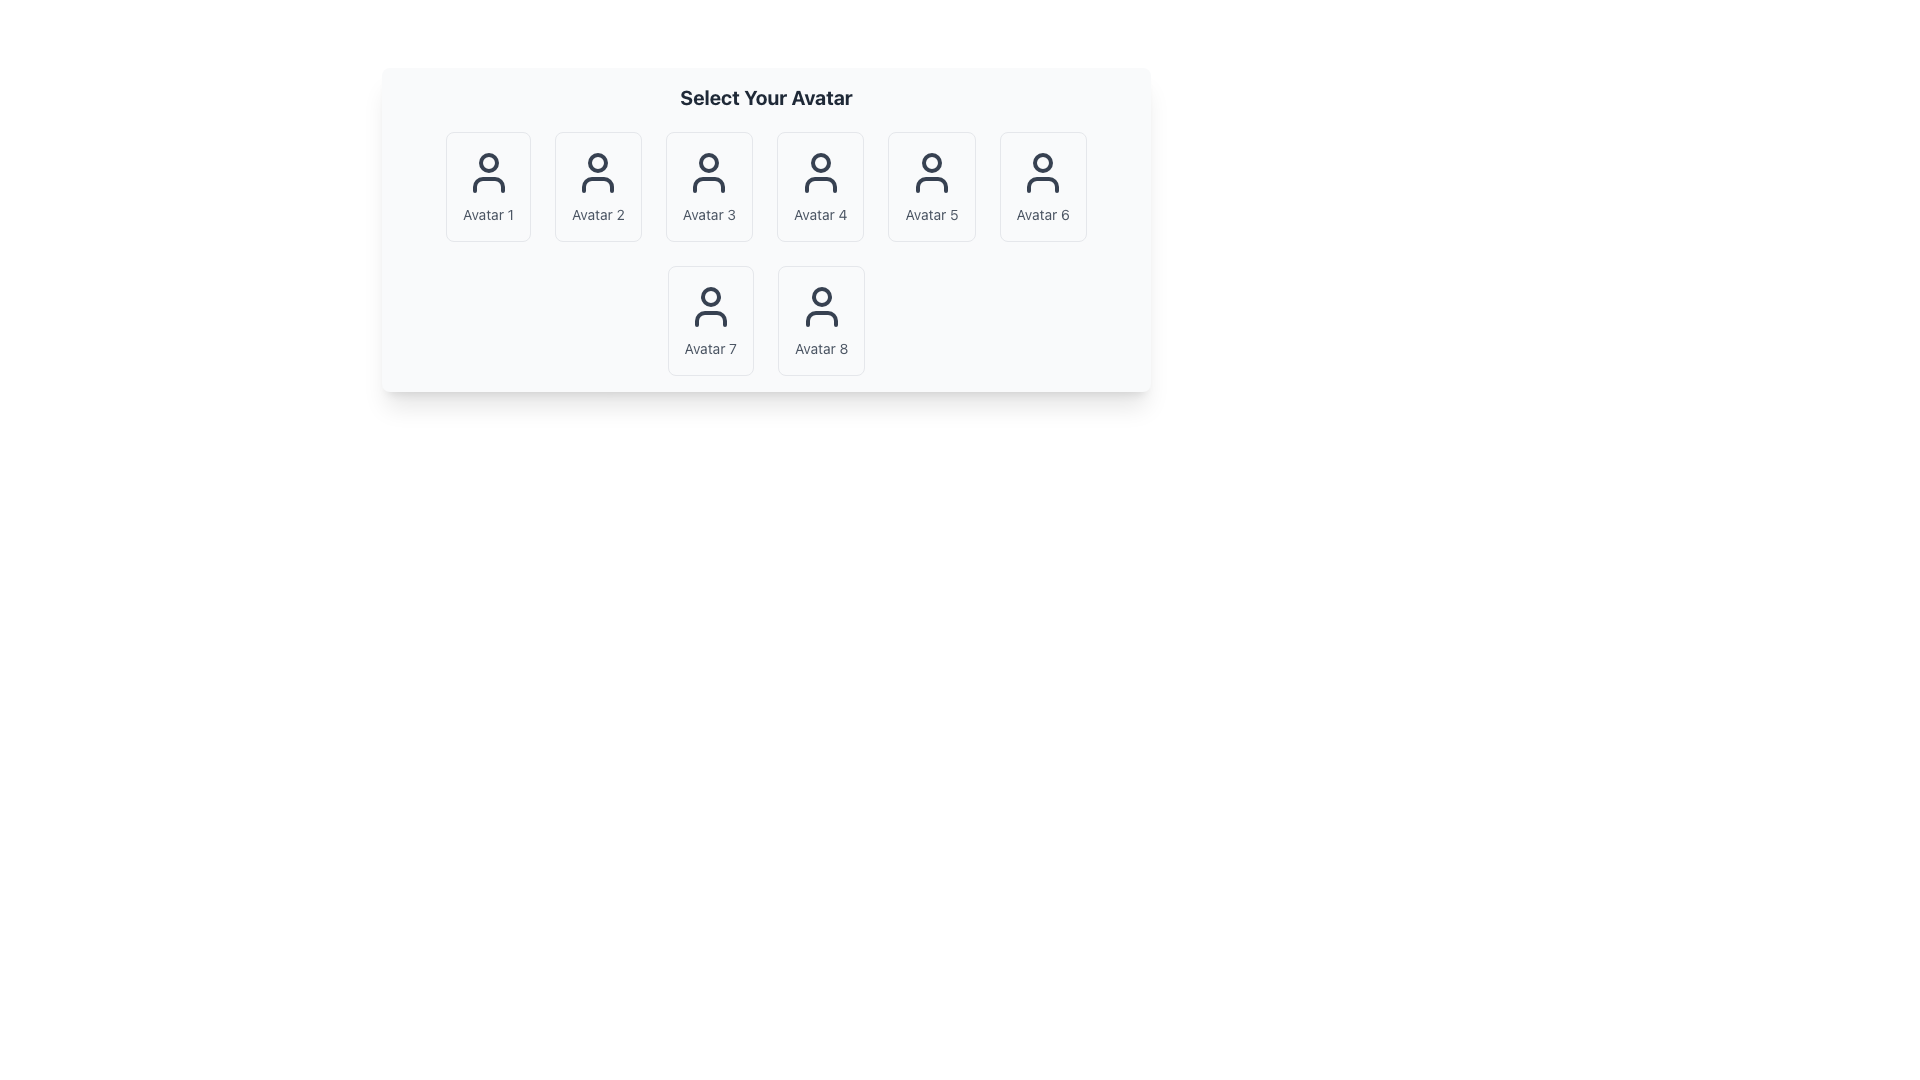  Describe the element at coordinates (710, 318) in the screenshot. I see `properties of the Icon Component located at the lower part of 'Avatar 7' in the avatar selection grid` at that location.